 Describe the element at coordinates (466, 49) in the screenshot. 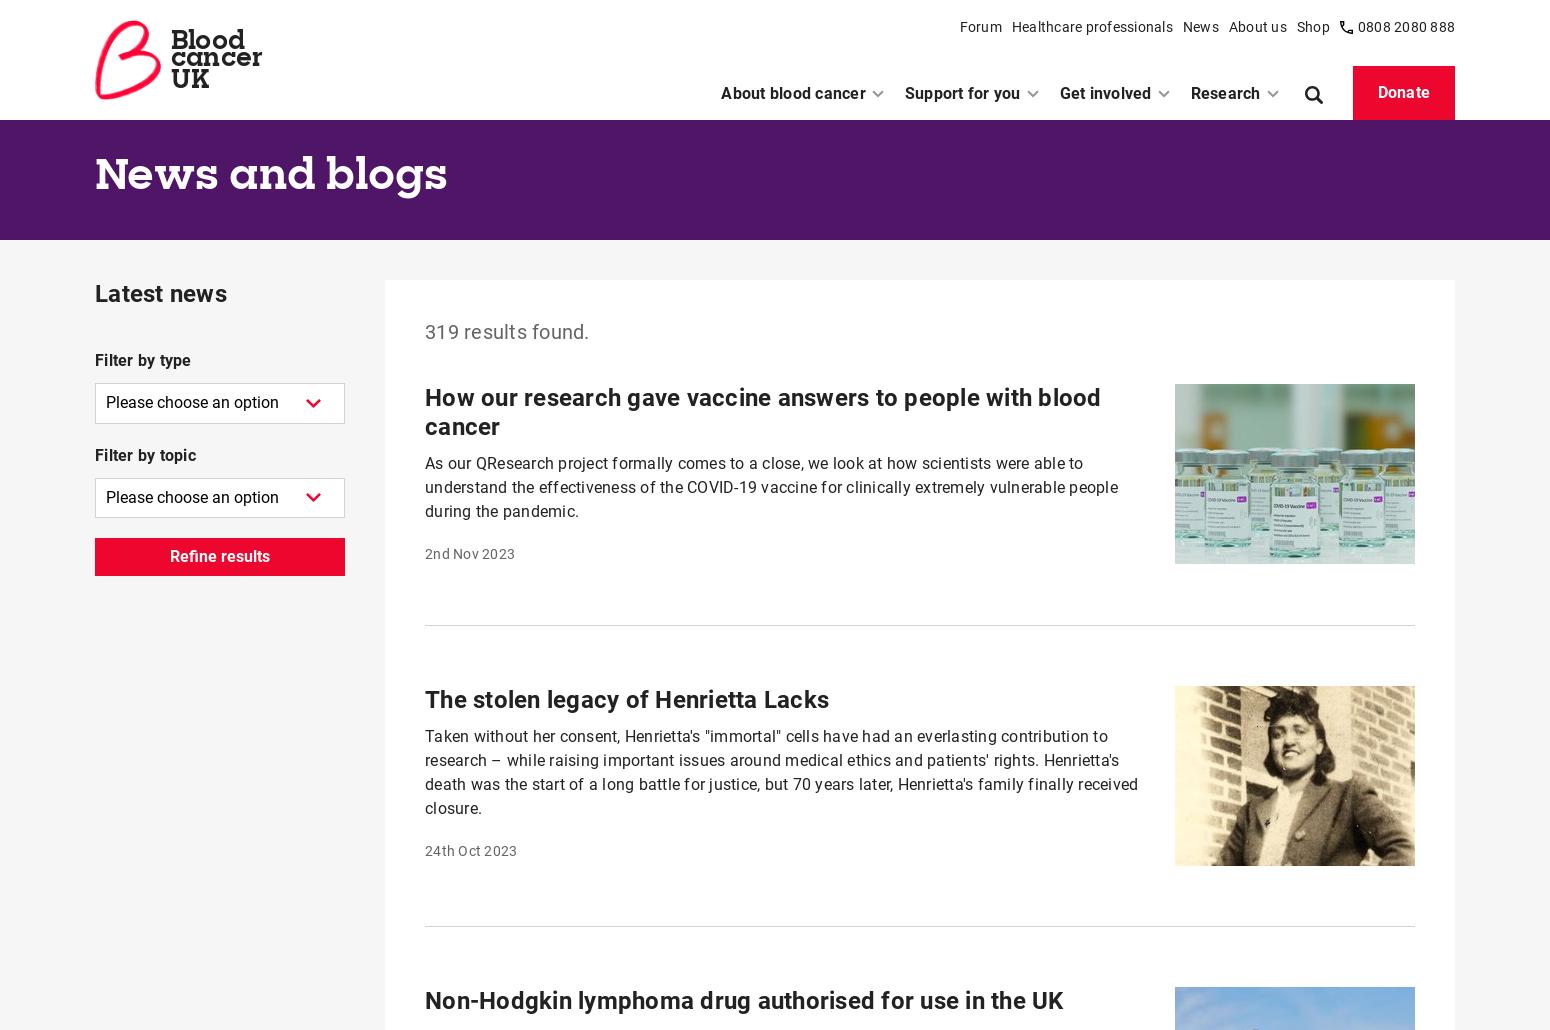

I see `'7th Sep 2023'` at that location.